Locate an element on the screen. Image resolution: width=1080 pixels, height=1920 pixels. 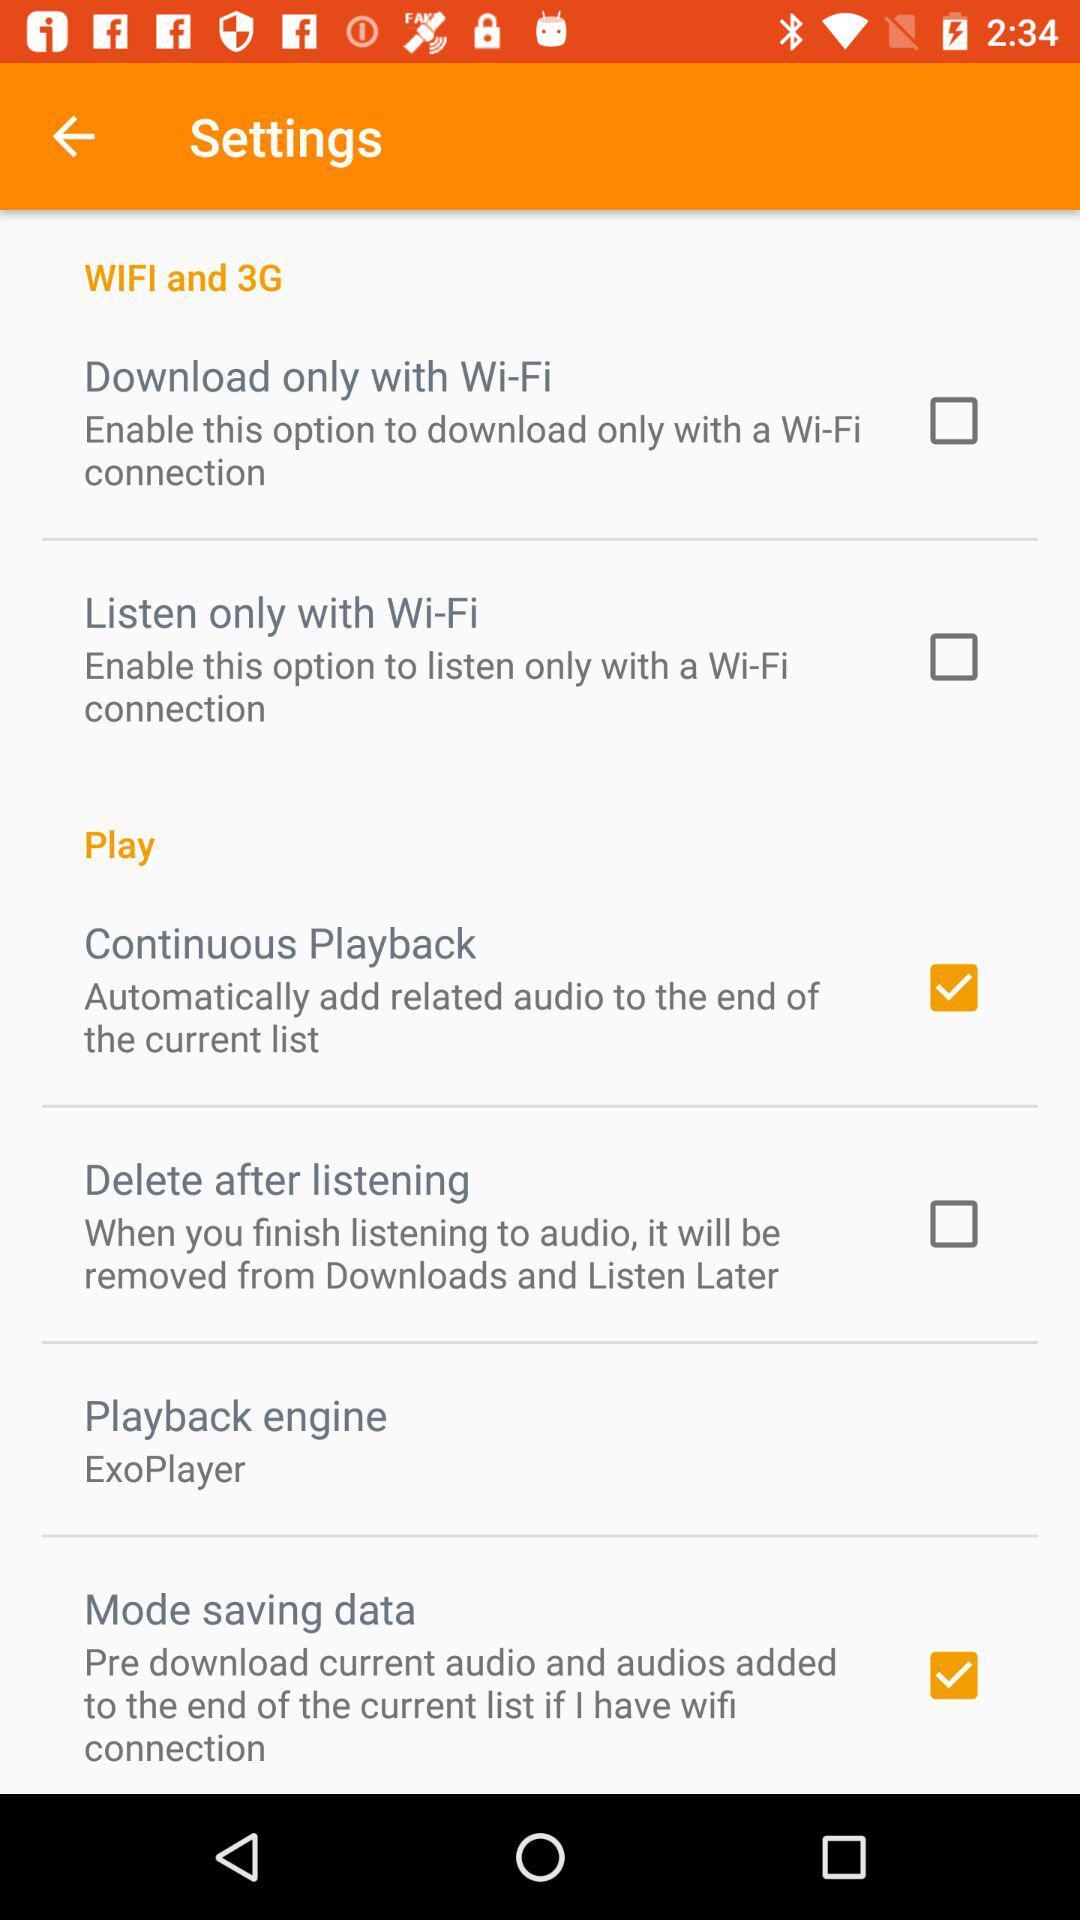
mode saving data item is located at coordinates (249, 1608).